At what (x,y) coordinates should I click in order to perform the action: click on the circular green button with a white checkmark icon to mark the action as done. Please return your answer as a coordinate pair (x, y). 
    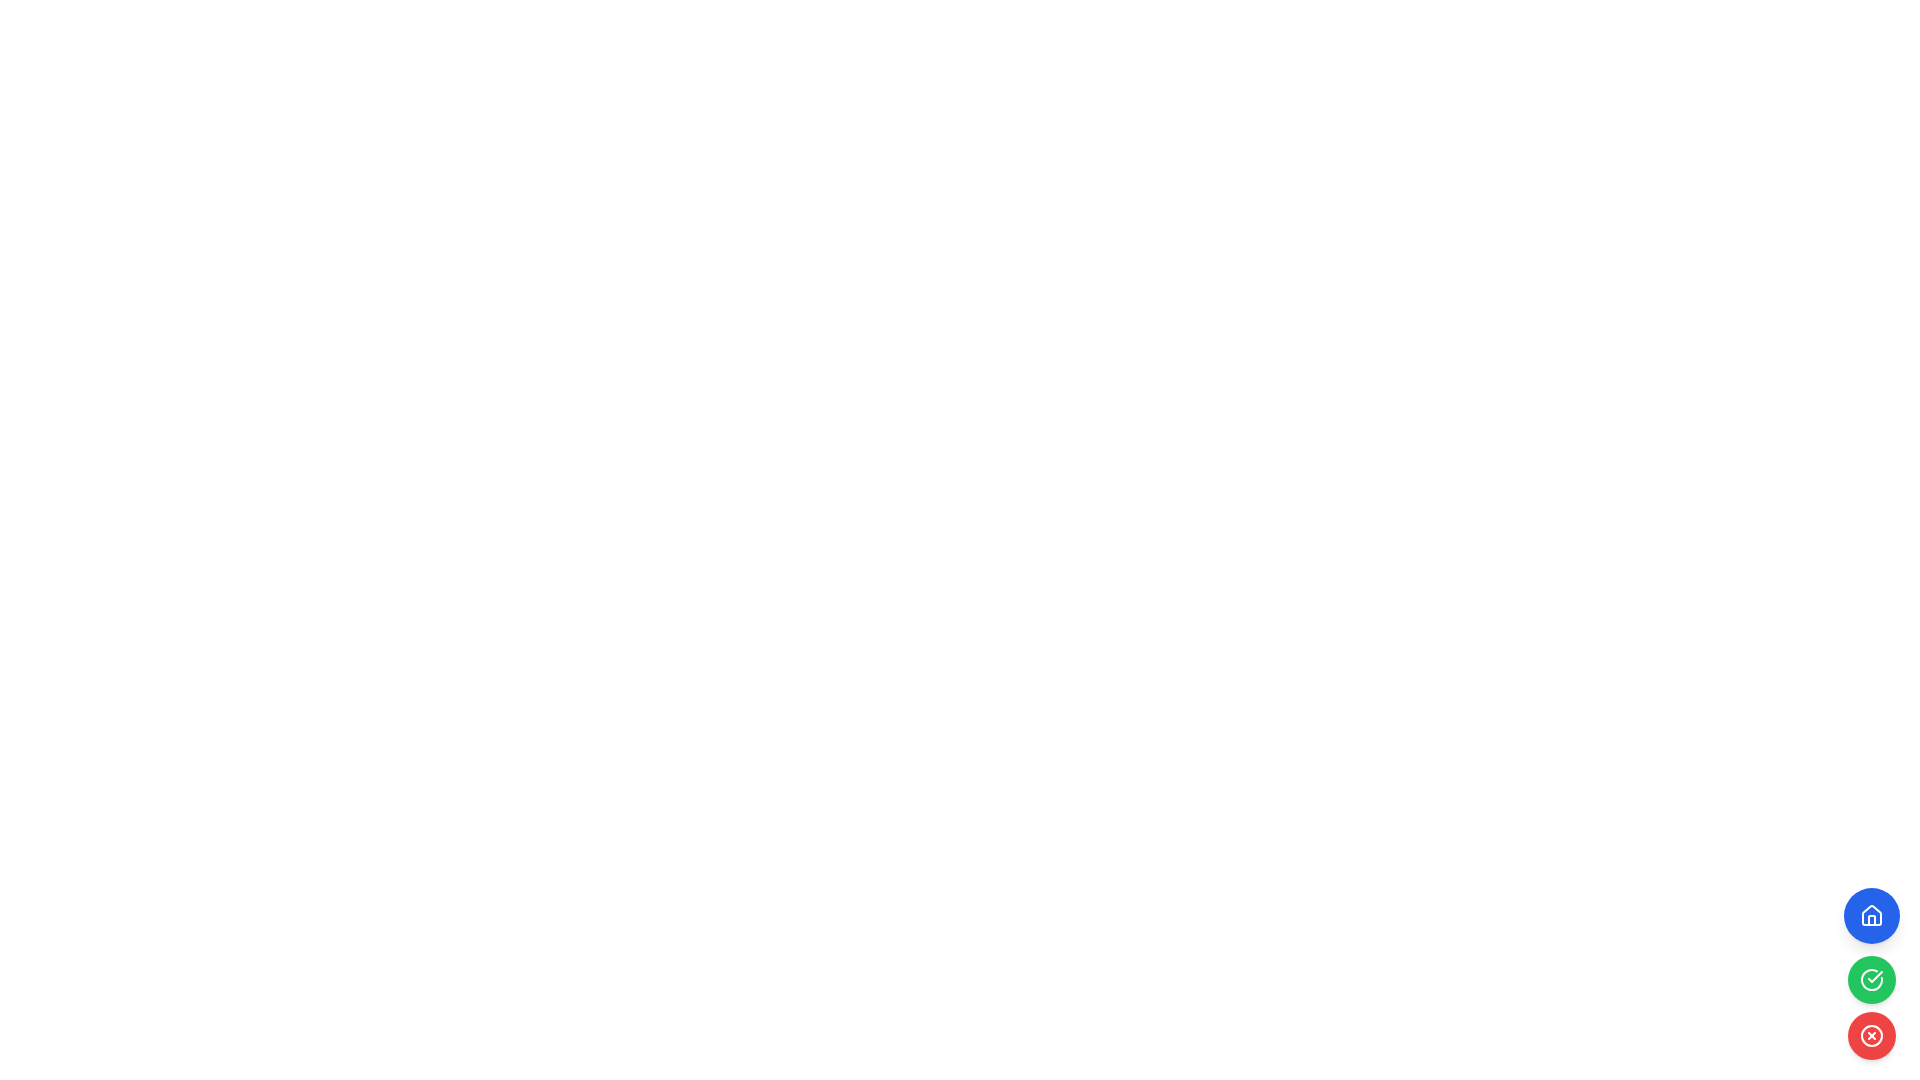
    Looking at the image, I should click on (1871, 978).